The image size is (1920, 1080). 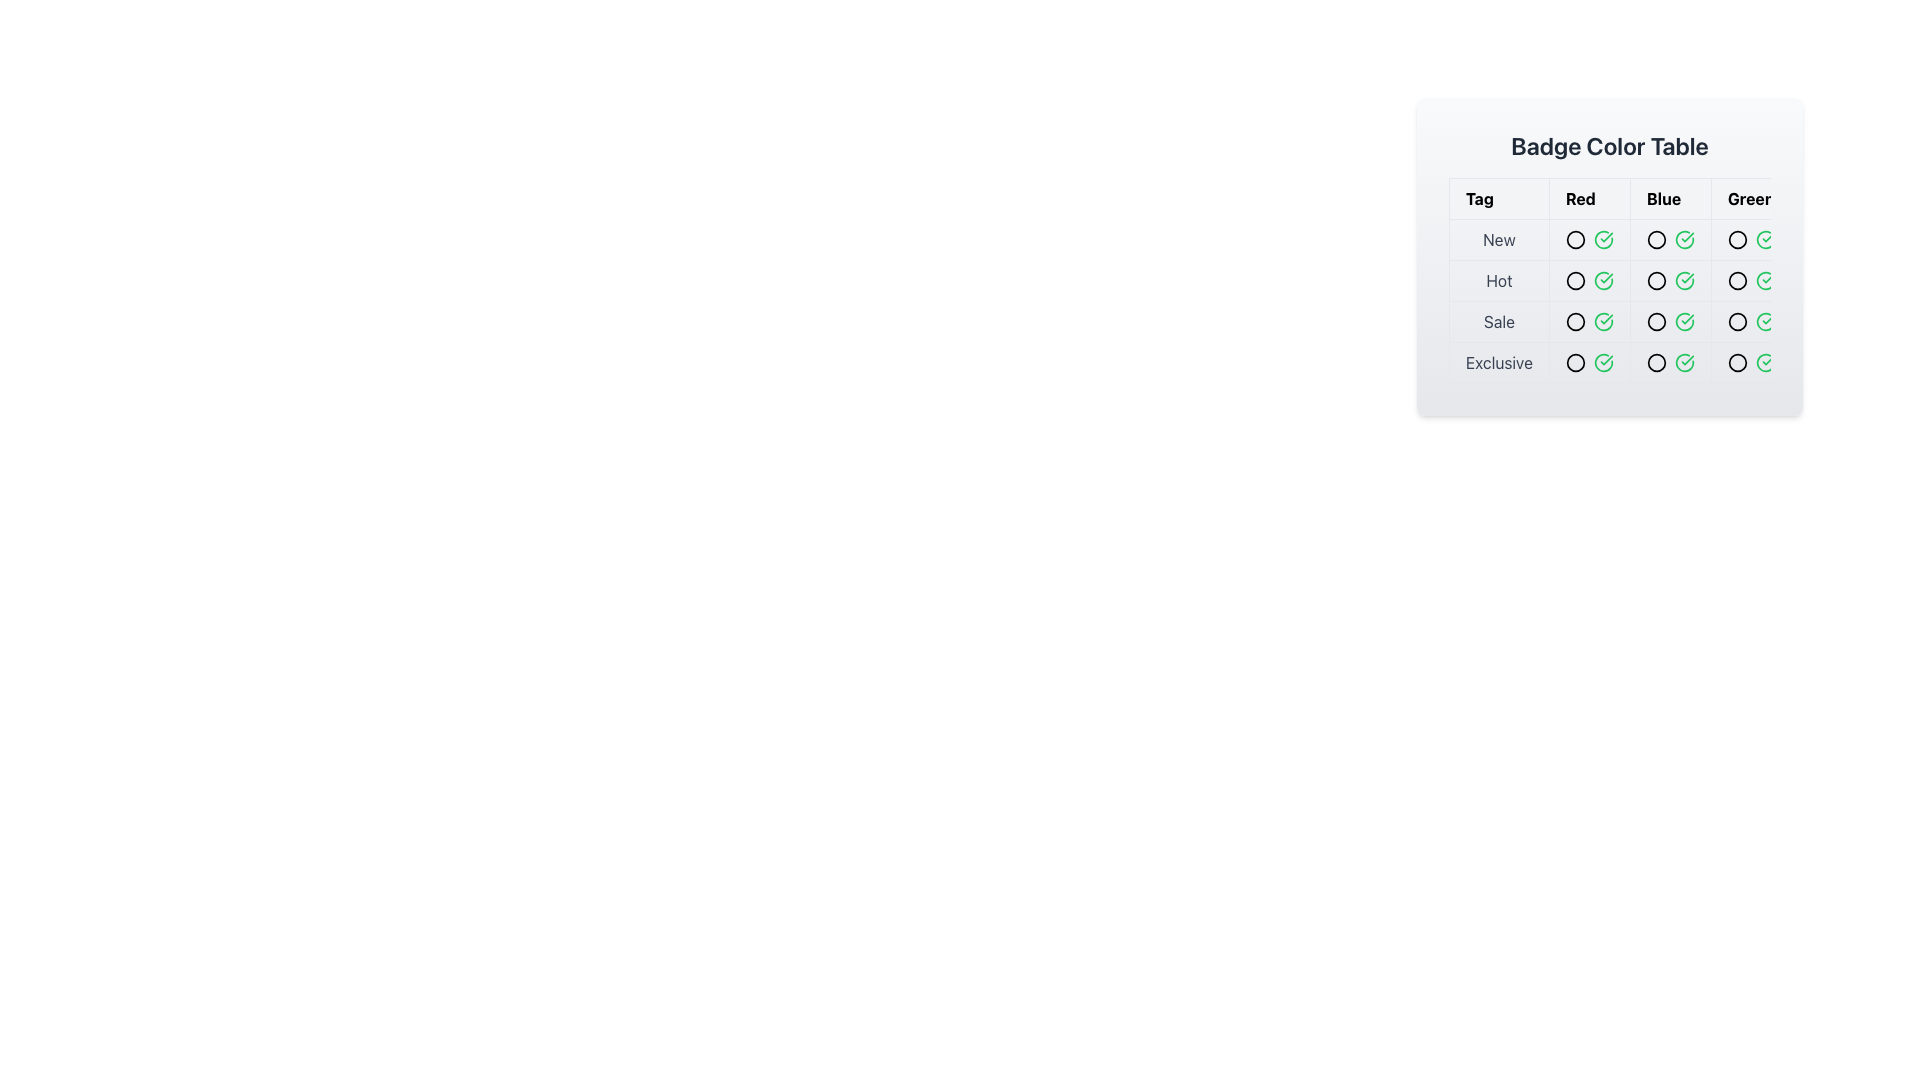 What do you see at coordinates (1670, 281) in the screenshot?
I see `the circular blue outlined icon with a green checkmark in the 'Hot' row and 'Blue' column for more details` at bounding box center [1670, 281].